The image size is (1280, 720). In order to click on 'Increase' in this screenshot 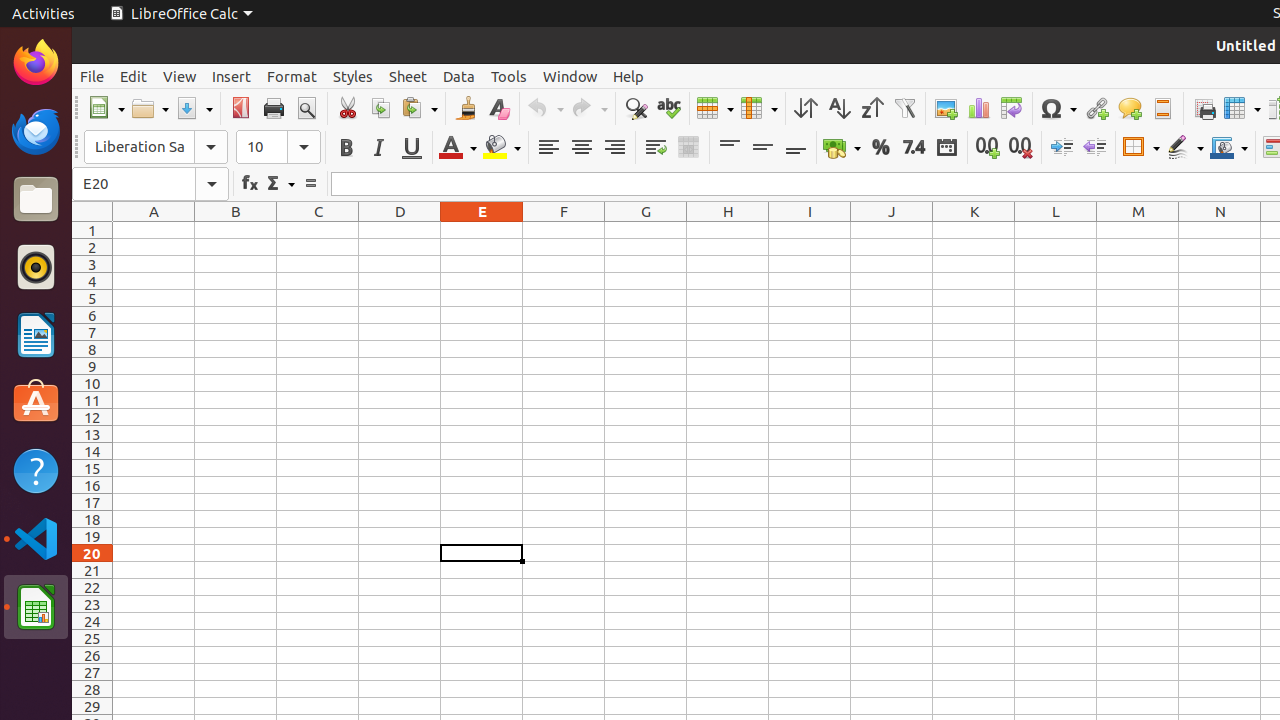, I will do `click(1060, 146)`.